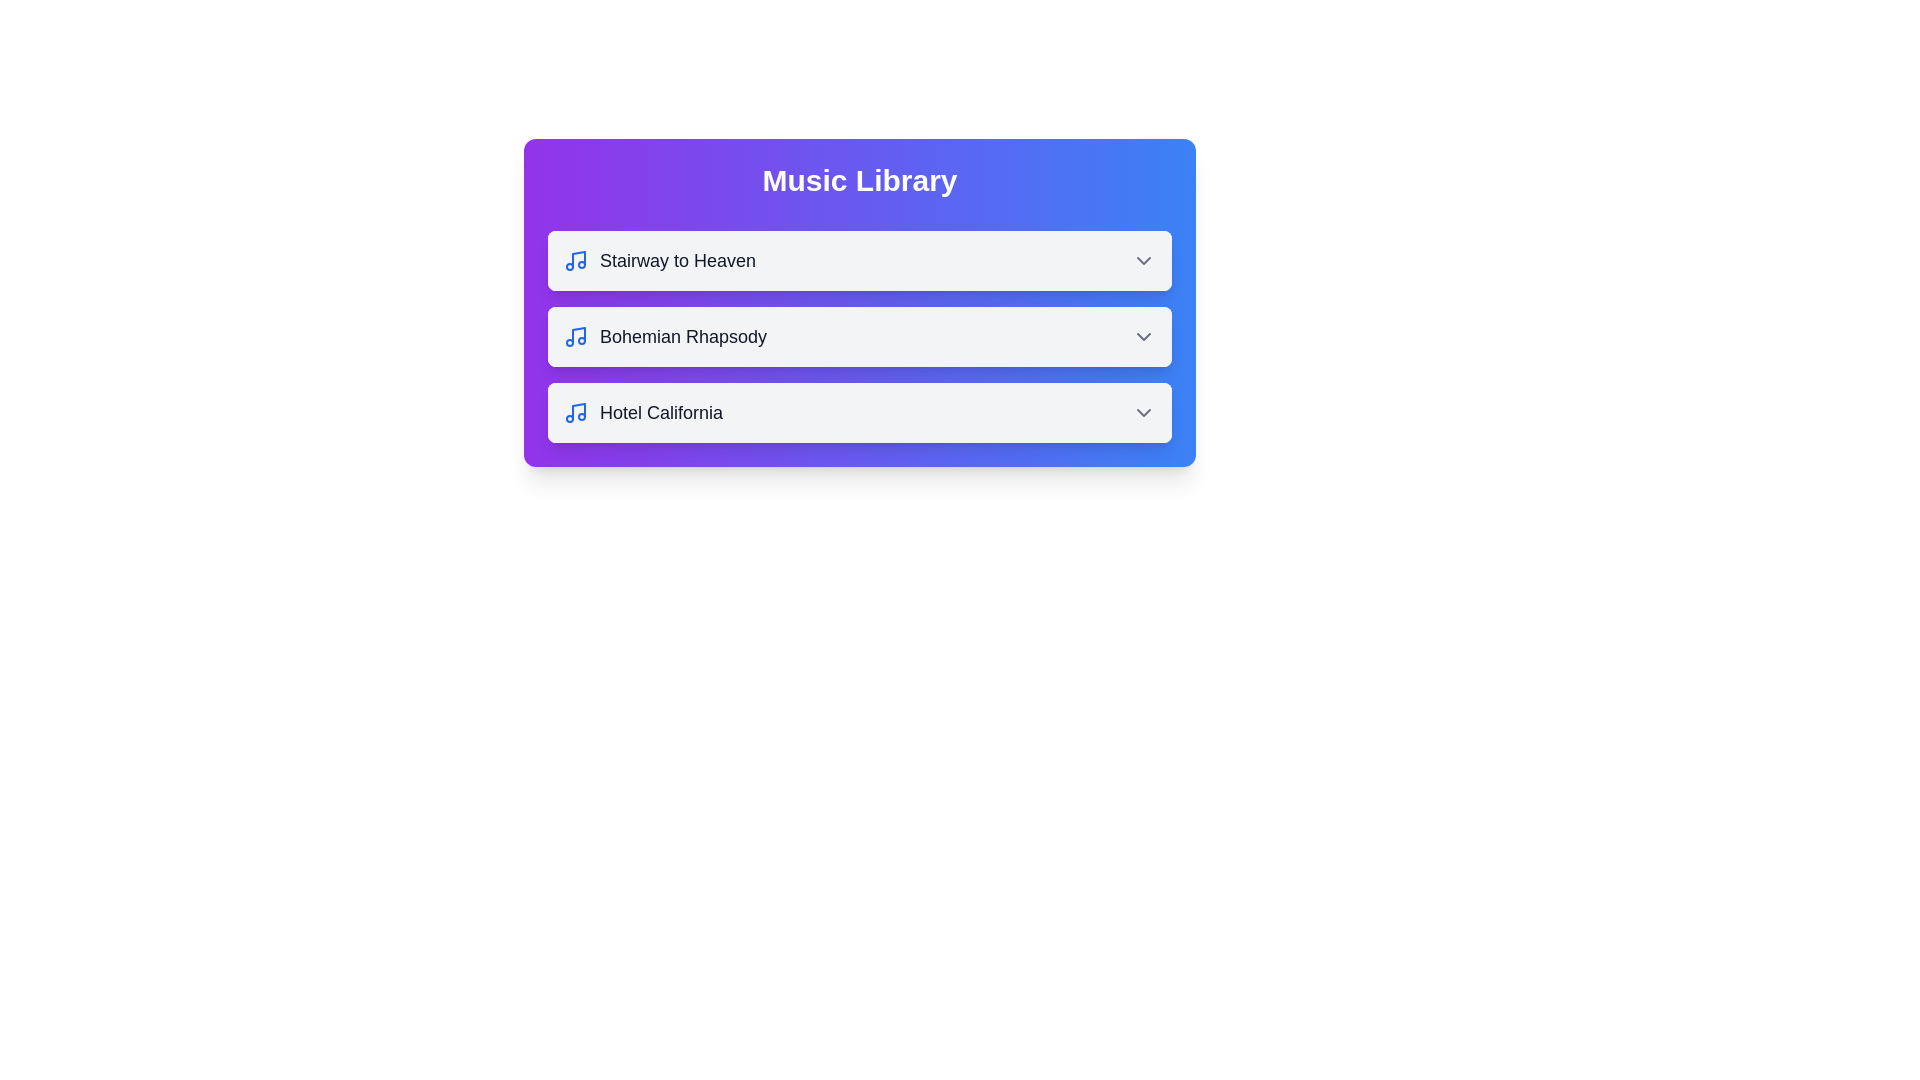 The width and height of the screenshot is (1920, 1080). Describe the element at coordinates (1143, 335) in the screenshot. I see `the chevron icon at the right end of the 'Bohemian Rhapsody' row in the 'Music Library'` at that location.